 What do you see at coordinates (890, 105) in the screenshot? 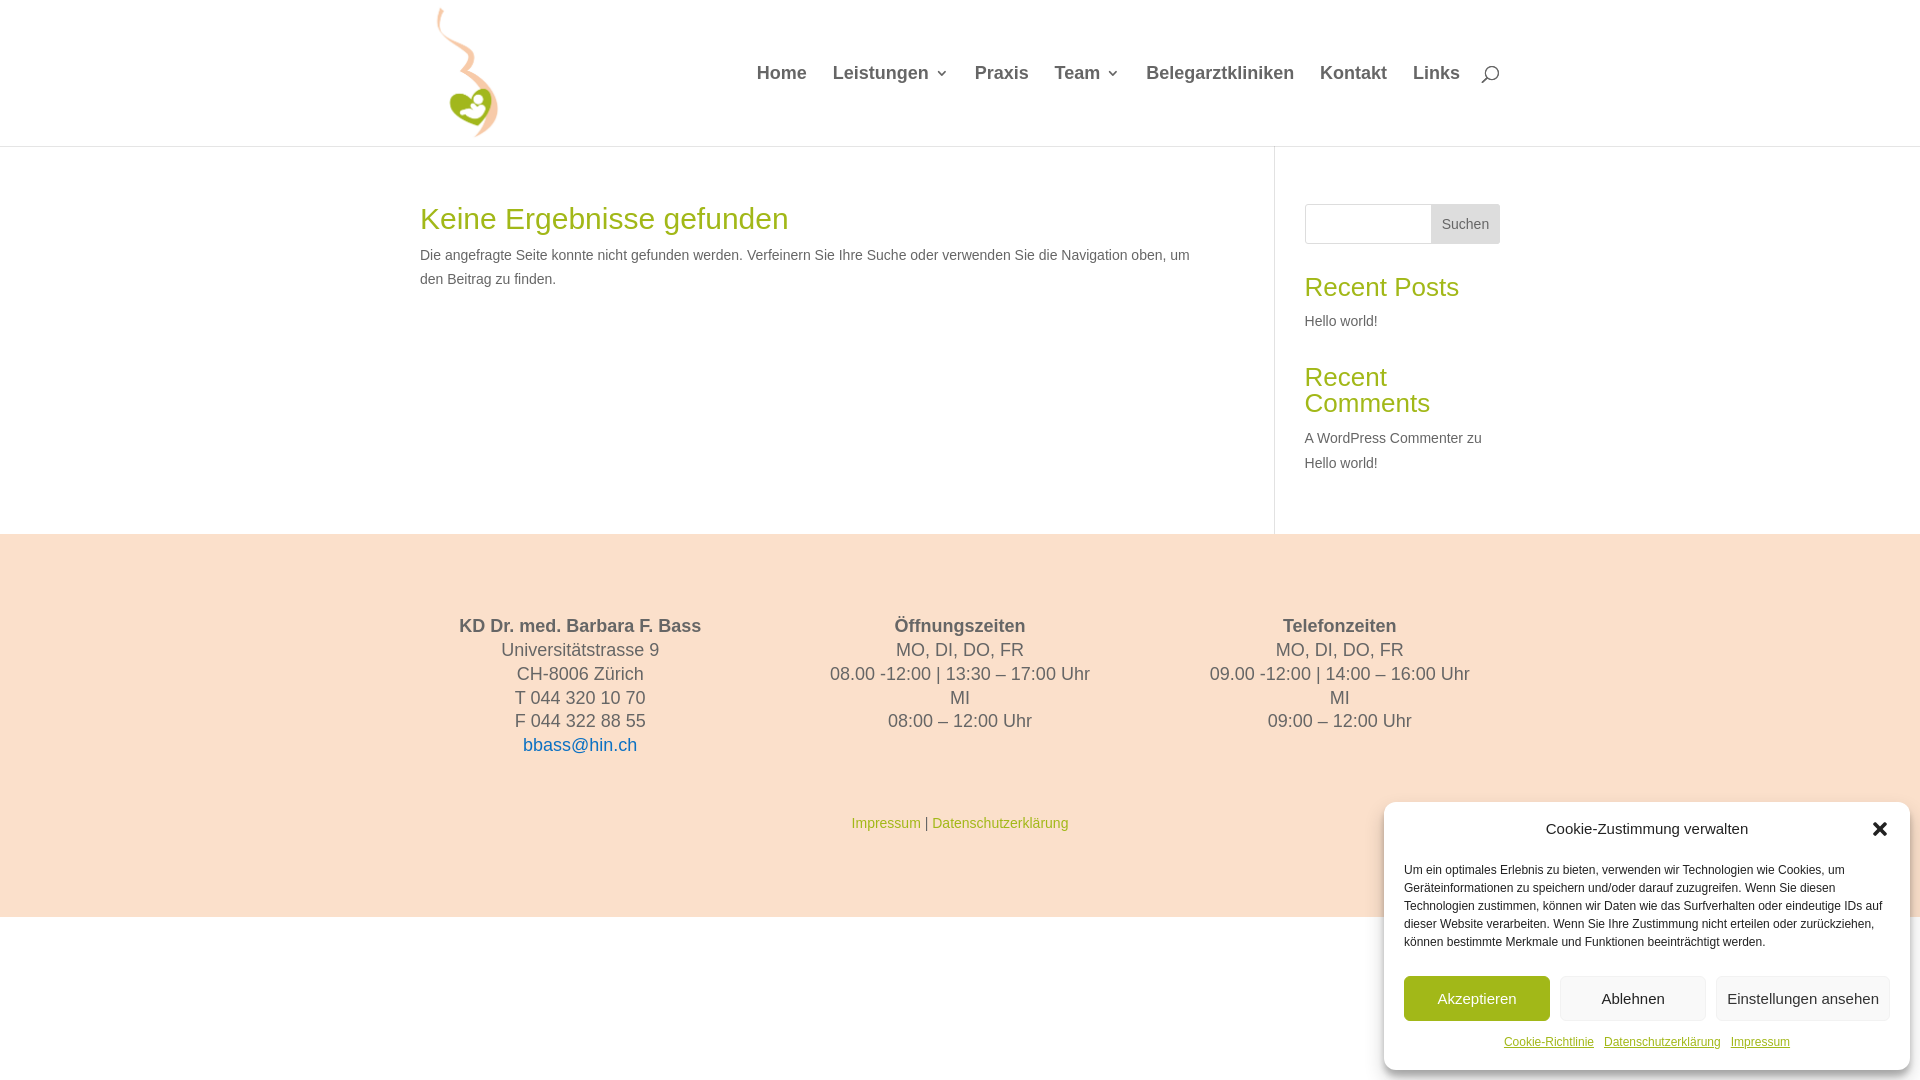
I see `'Leistungen'` at bounding box center [890, 105].